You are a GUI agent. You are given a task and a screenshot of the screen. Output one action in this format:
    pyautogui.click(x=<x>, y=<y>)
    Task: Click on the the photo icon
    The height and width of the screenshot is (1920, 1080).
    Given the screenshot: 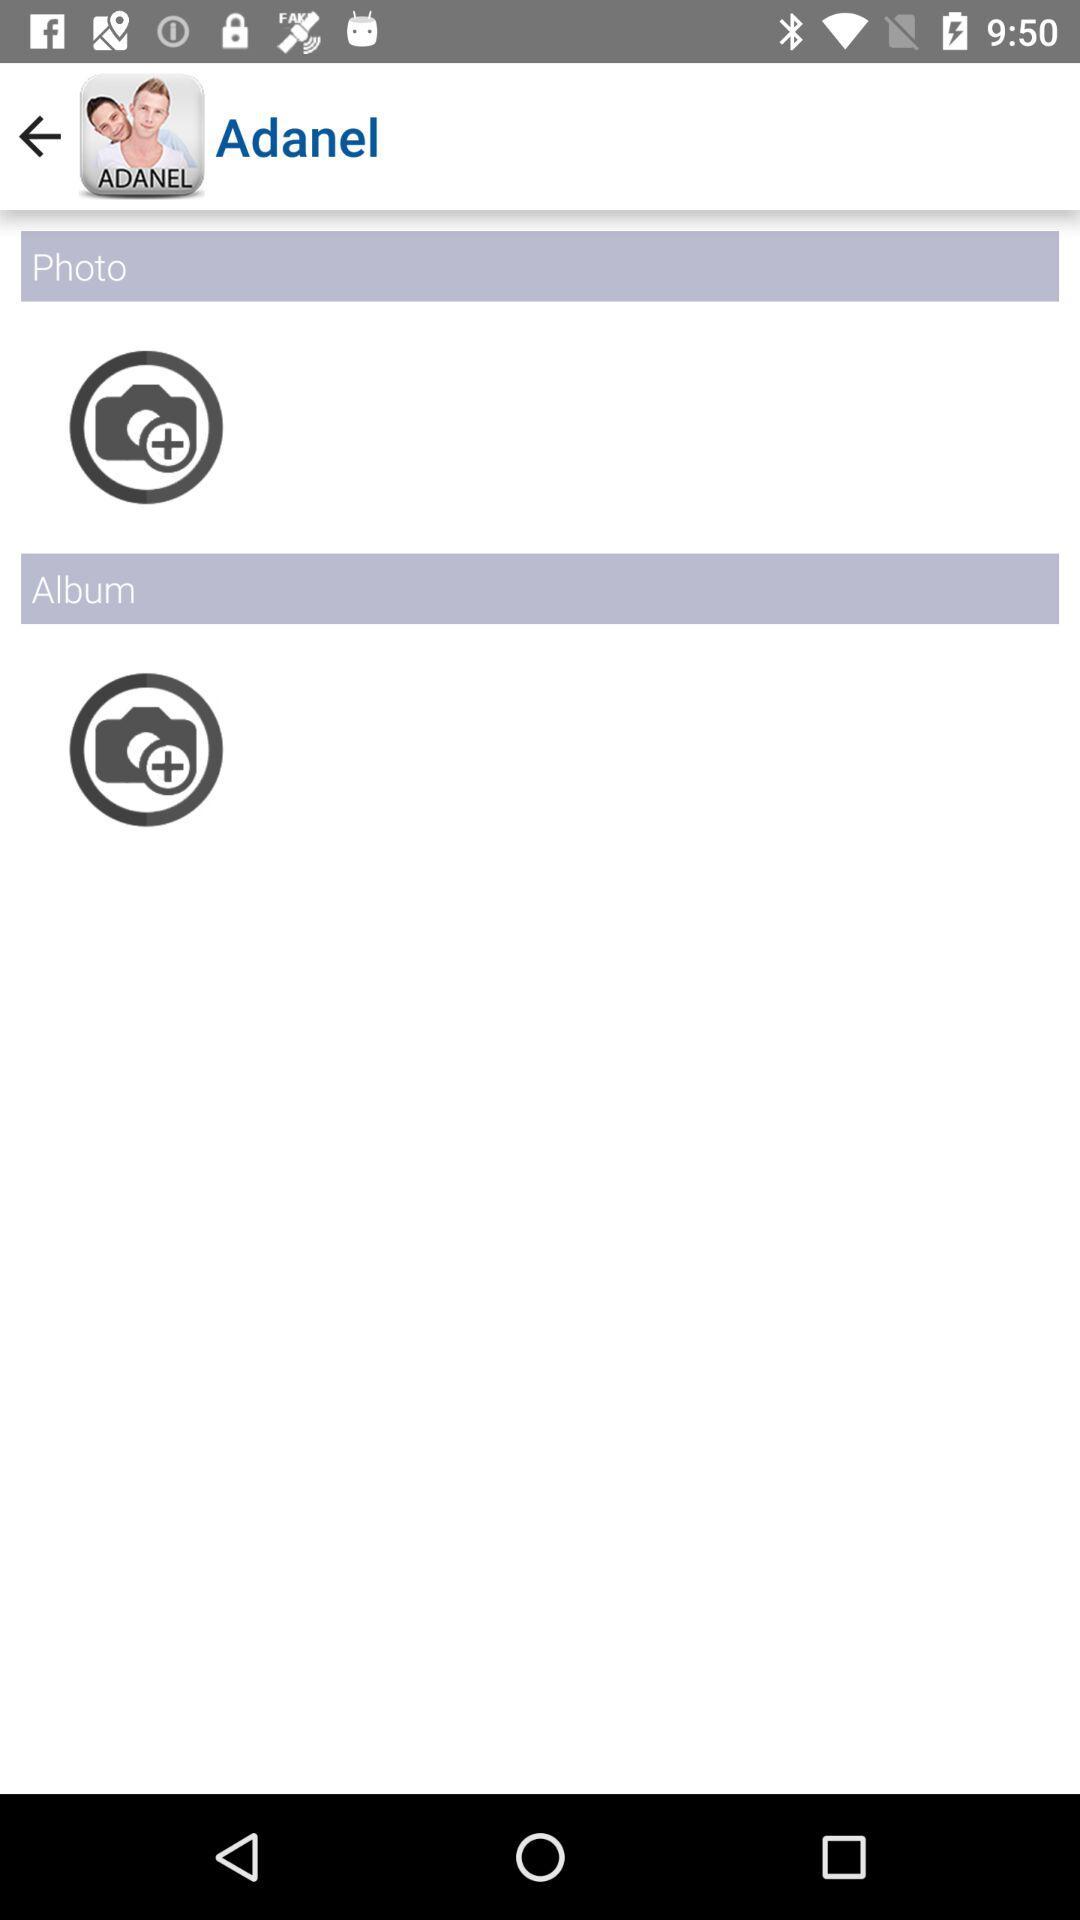 What is the action you would take?
    pyautogui.click(x=145, y=748)
    